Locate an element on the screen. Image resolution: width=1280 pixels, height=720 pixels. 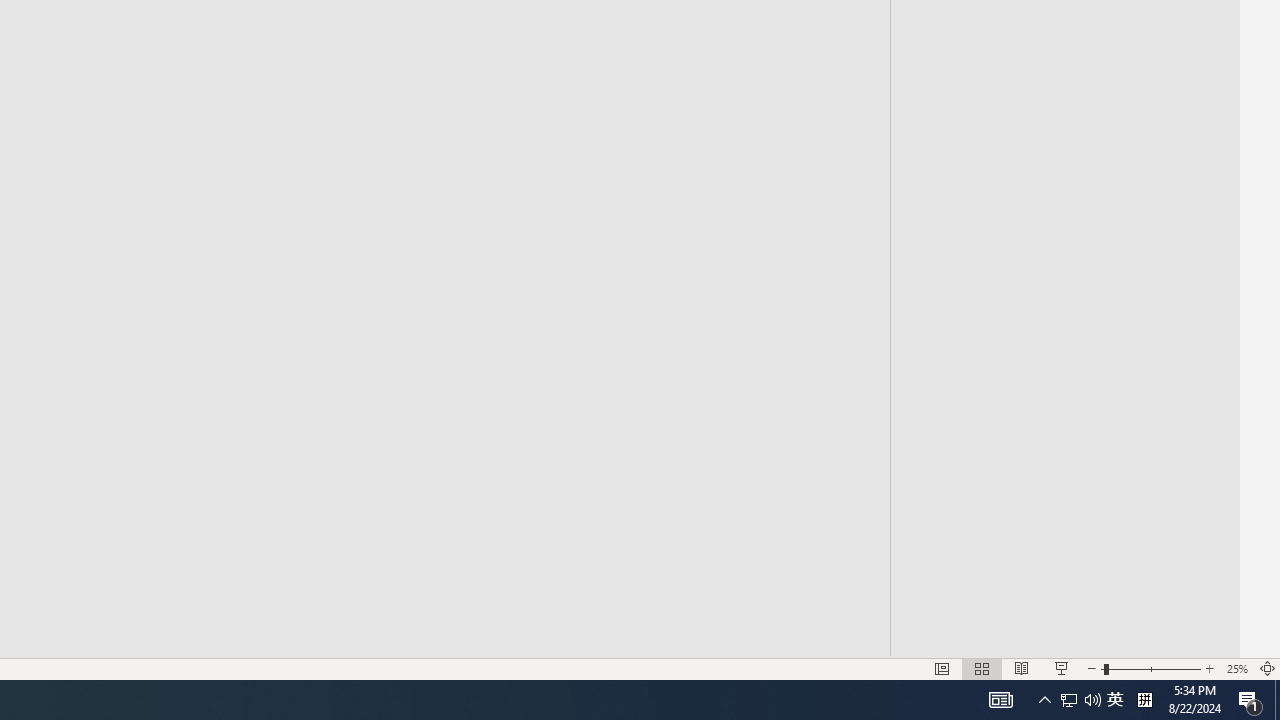
'Action Center, 1 new notification' is located at coordinates (1250, 698).